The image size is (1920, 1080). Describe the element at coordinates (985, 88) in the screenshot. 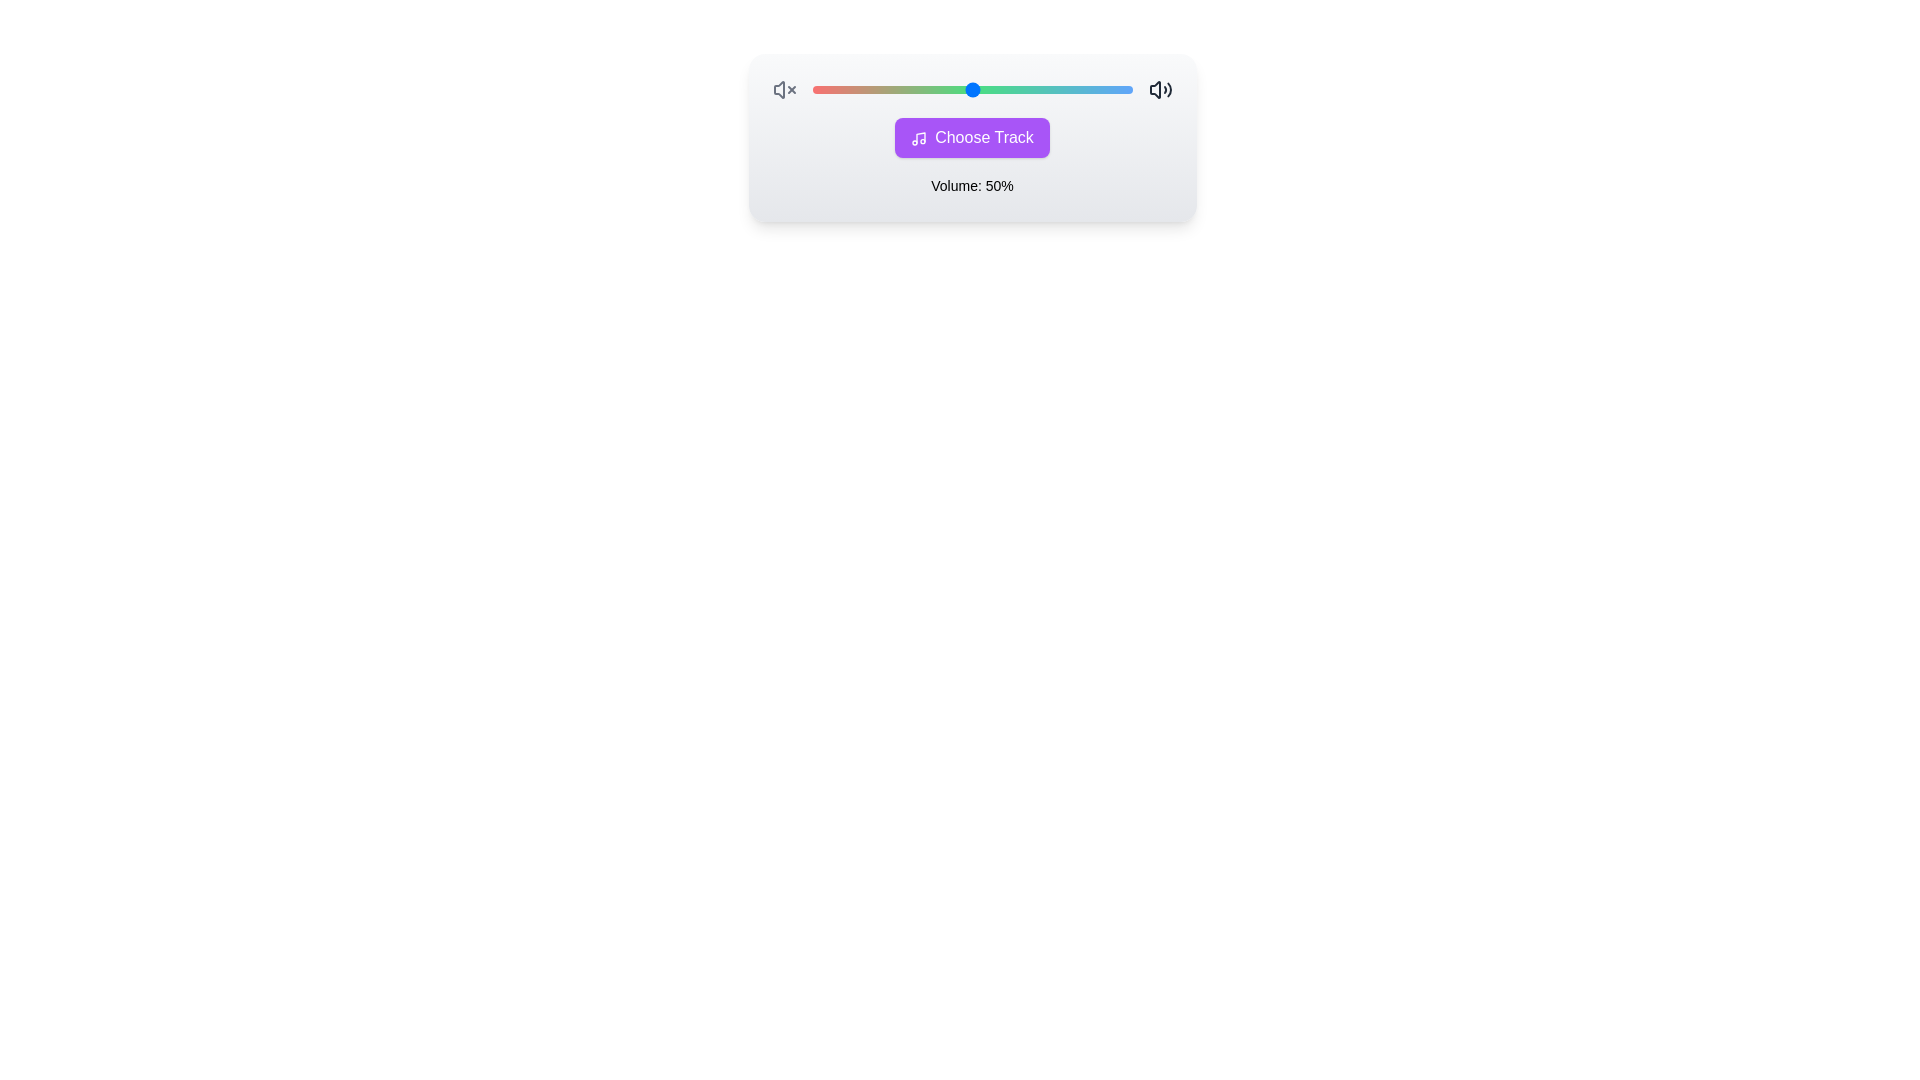

I see `the volume to 54% using the slider` at that location.